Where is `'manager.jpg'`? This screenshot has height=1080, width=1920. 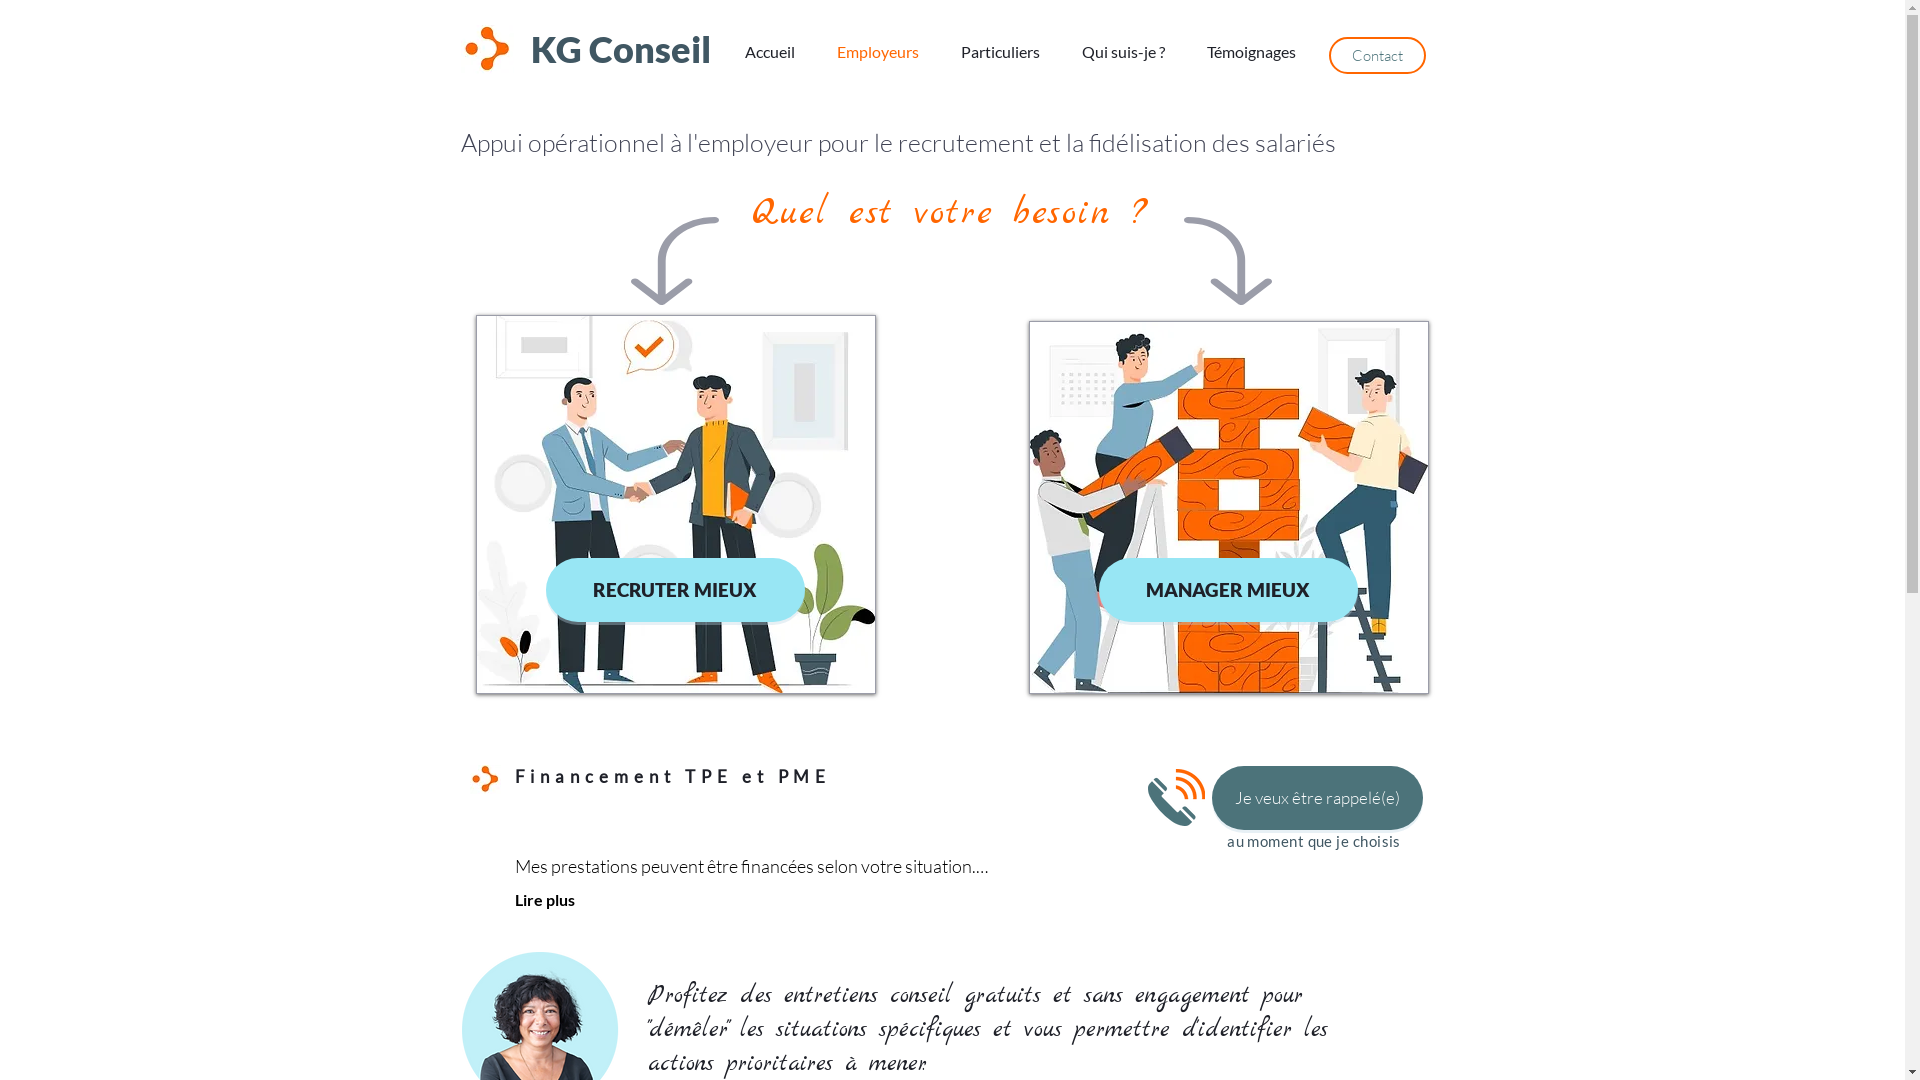 'manager.jpg' is located at coordinates (1227, 506).